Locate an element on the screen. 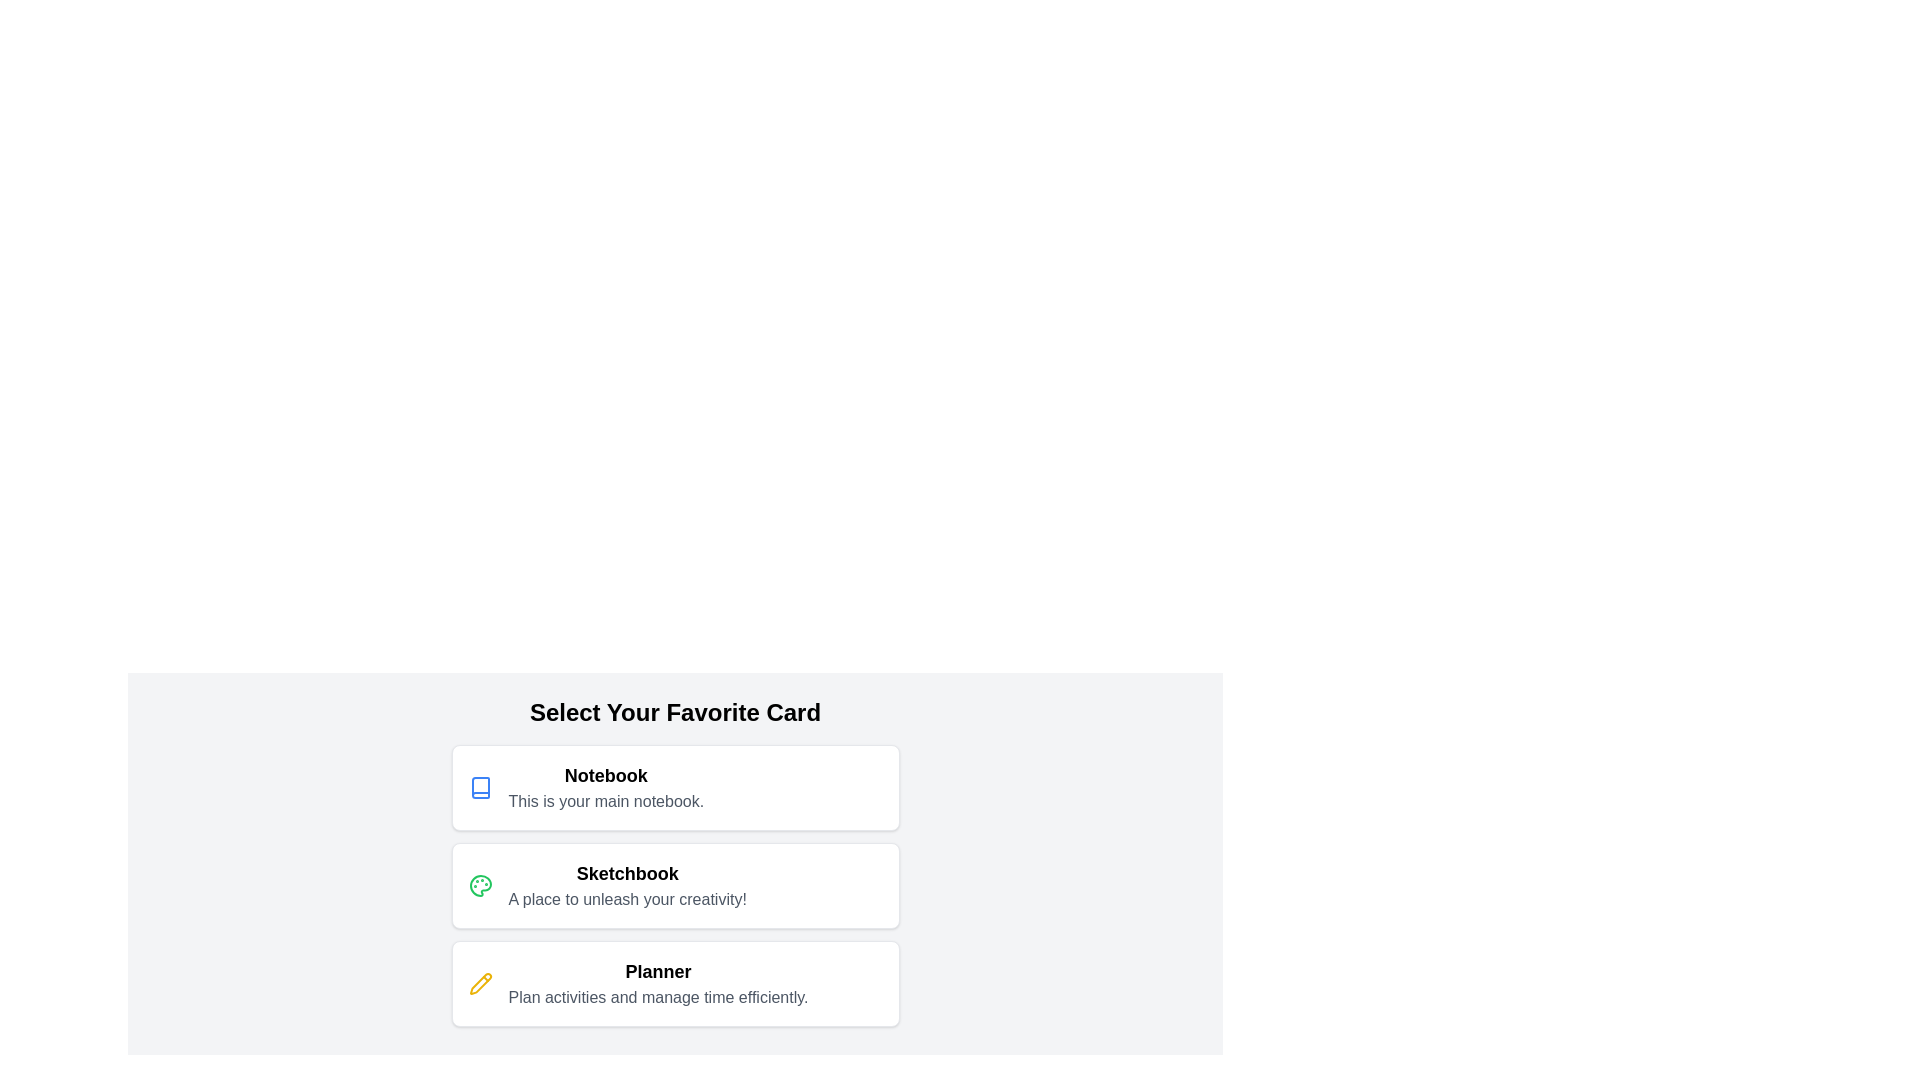  the 'Notebook' icon located on the left side of the first card in the list by moving the cursor to its center point is located at coordinates (480, 786).